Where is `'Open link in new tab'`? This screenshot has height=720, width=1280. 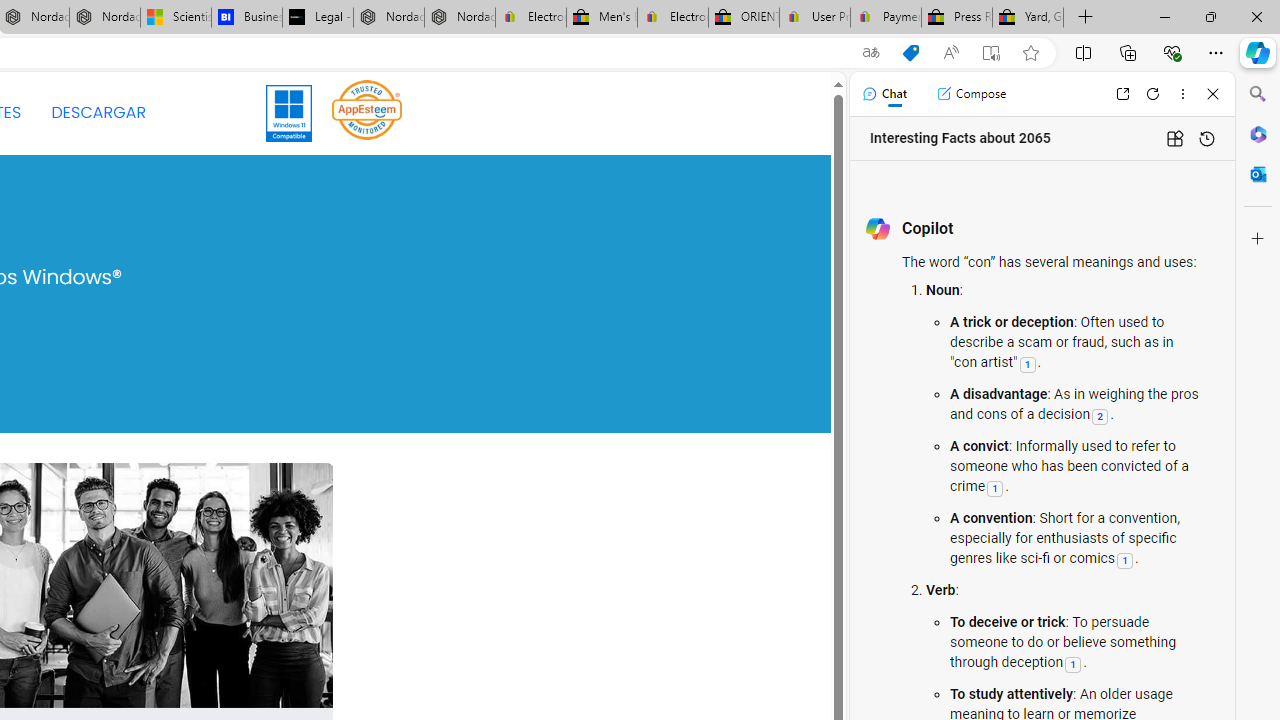
'Open link in new tab' is located at coordinates (1122, 93).